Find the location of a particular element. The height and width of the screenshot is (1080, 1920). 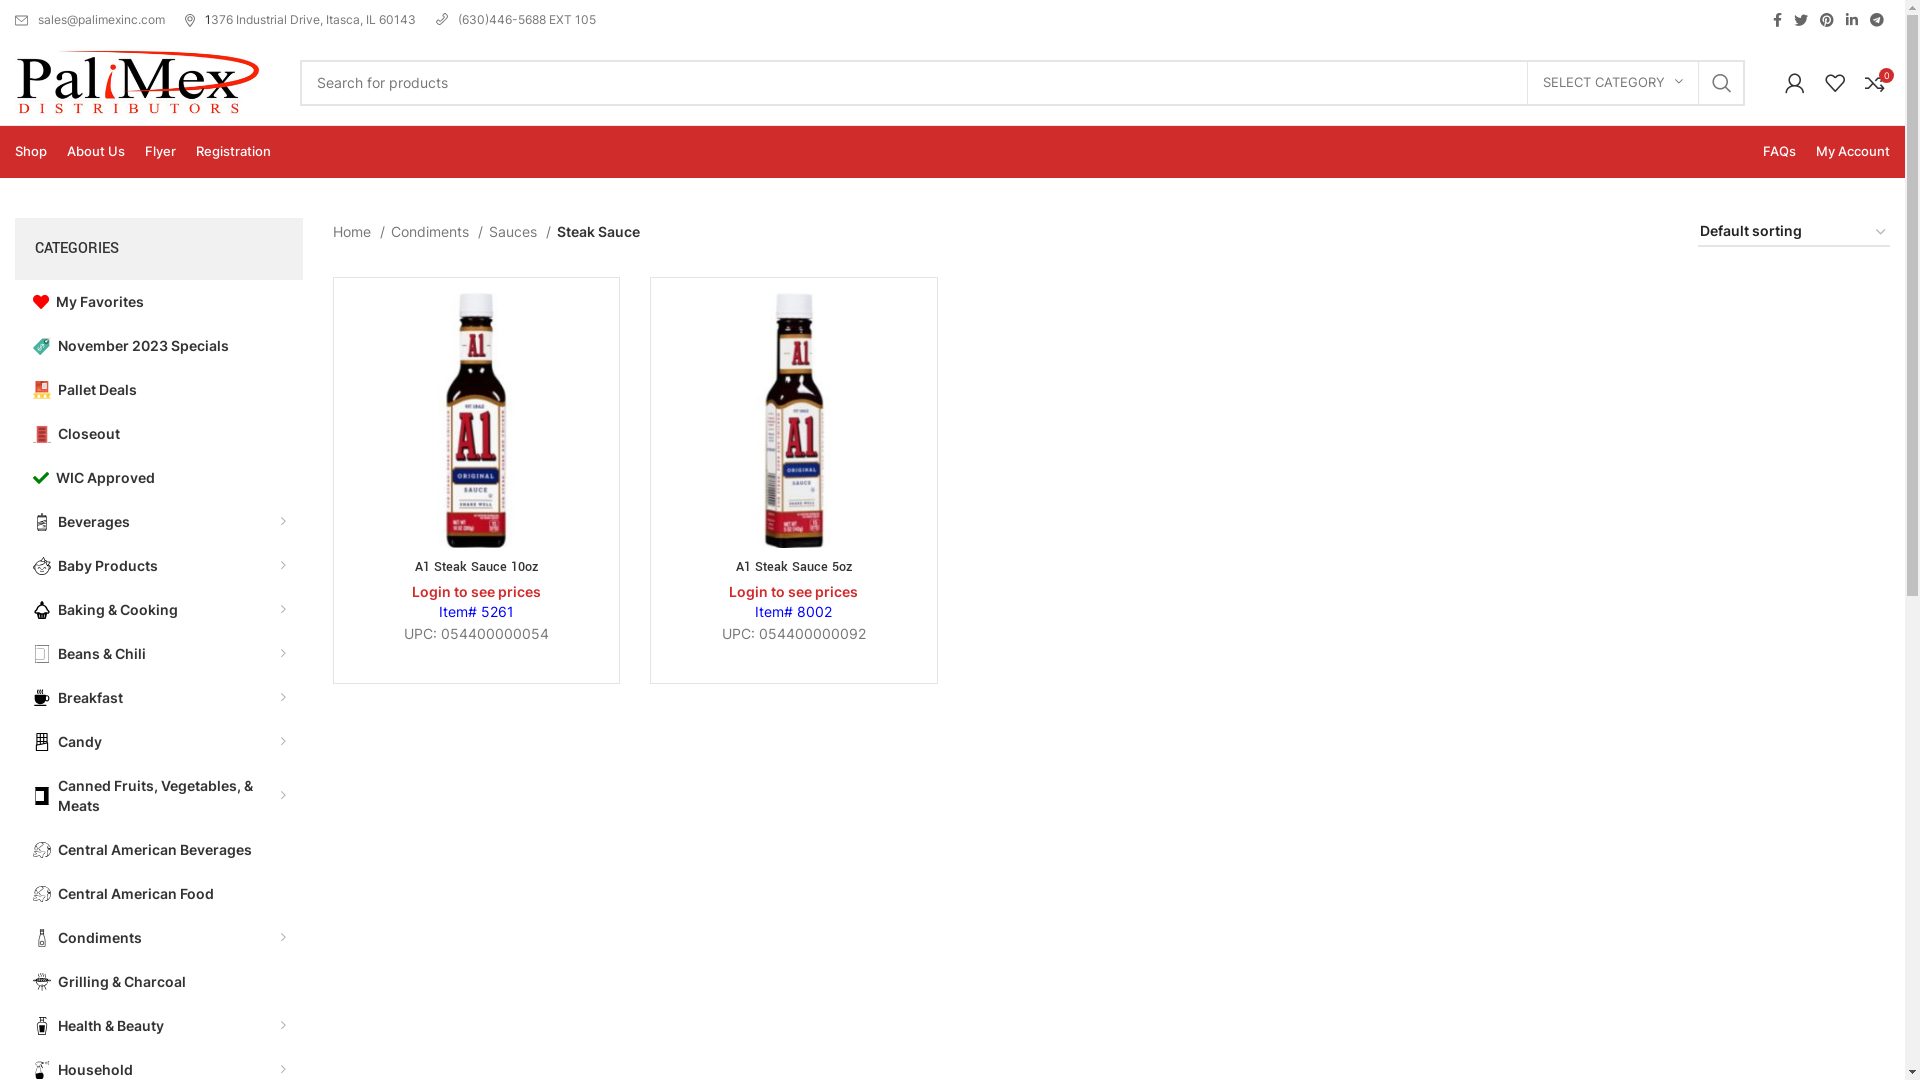

'shampoo-svgrepo-com' is located at coordinates (42, 1026).